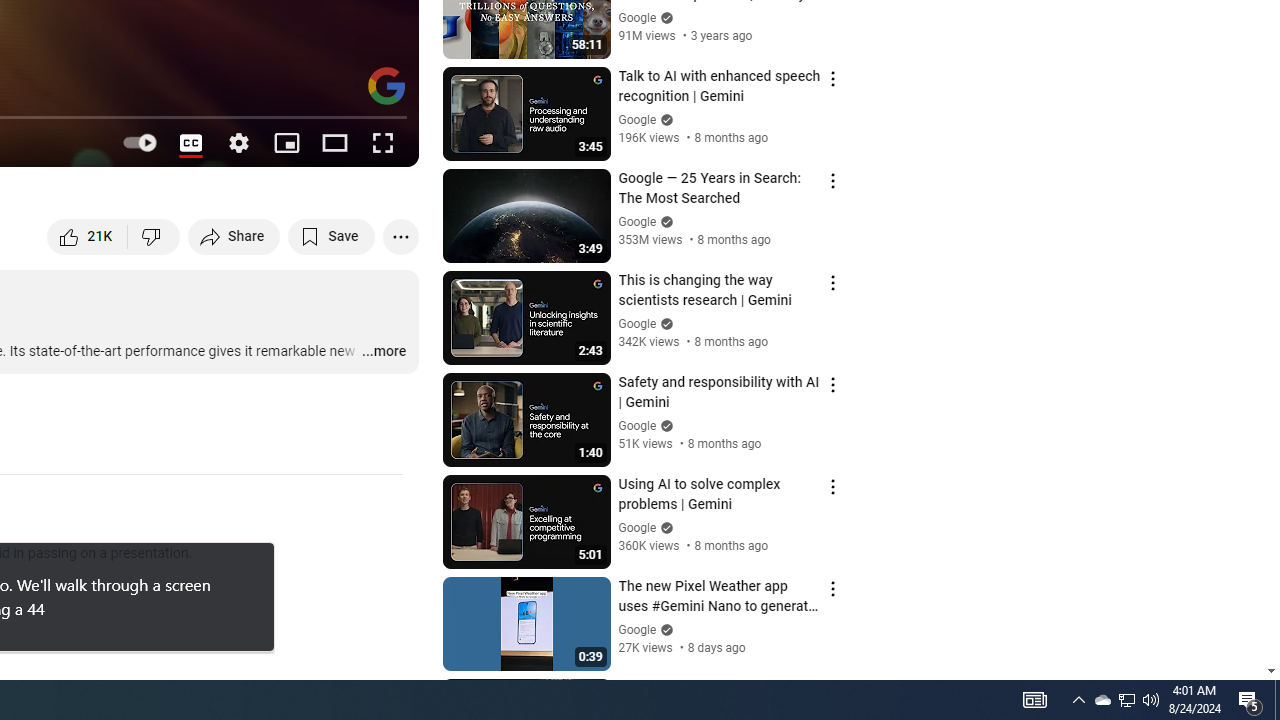 The height and width of the screenshot is (720, 1280). What do you see at coordinates (383, 351) in the screenshot?
I see `'...more'` at bounding box center [383, 351].